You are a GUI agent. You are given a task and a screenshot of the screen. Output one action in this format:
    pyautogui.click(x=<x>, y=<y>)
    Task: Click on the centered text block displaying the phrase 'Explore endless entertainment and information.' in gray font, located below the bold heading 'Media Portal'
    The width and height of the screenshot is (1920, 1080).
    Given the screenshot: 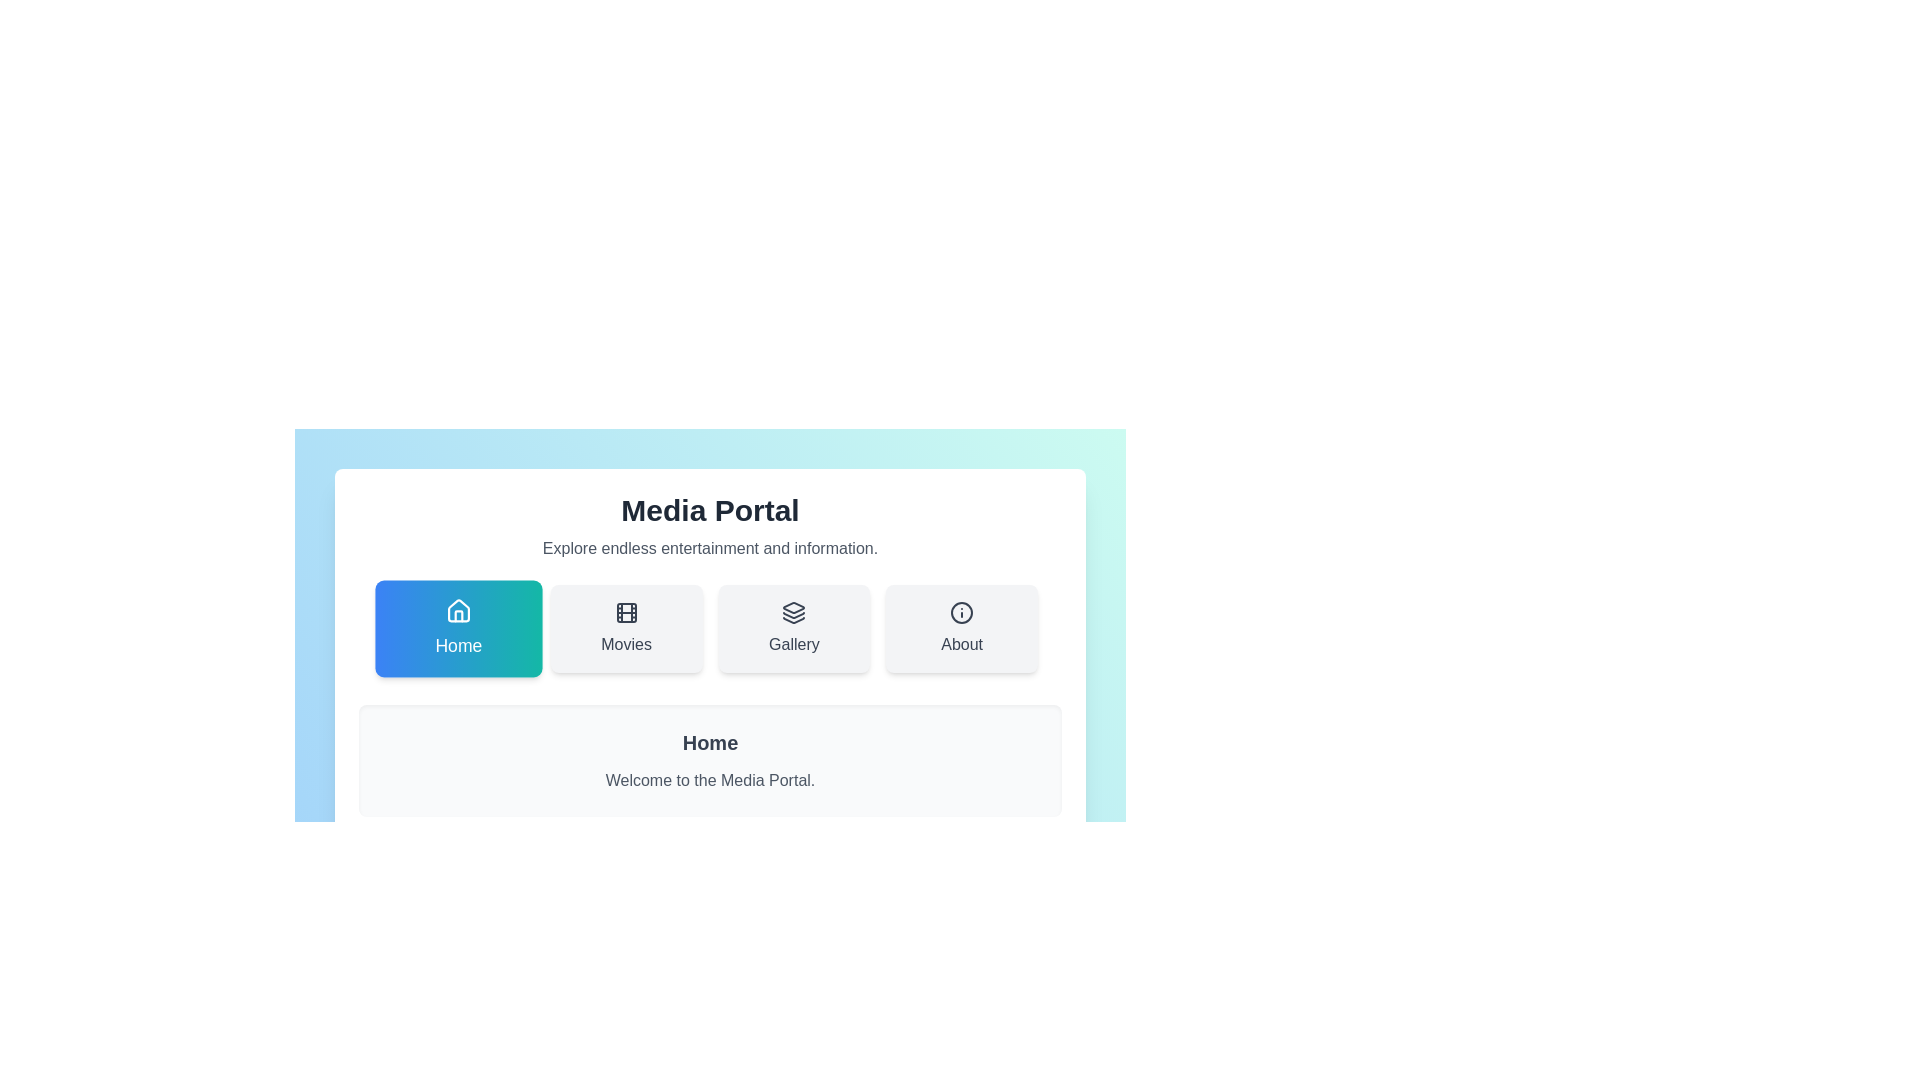 What is the action you would take?
    pyautogui.click(x=710, y=548)
    